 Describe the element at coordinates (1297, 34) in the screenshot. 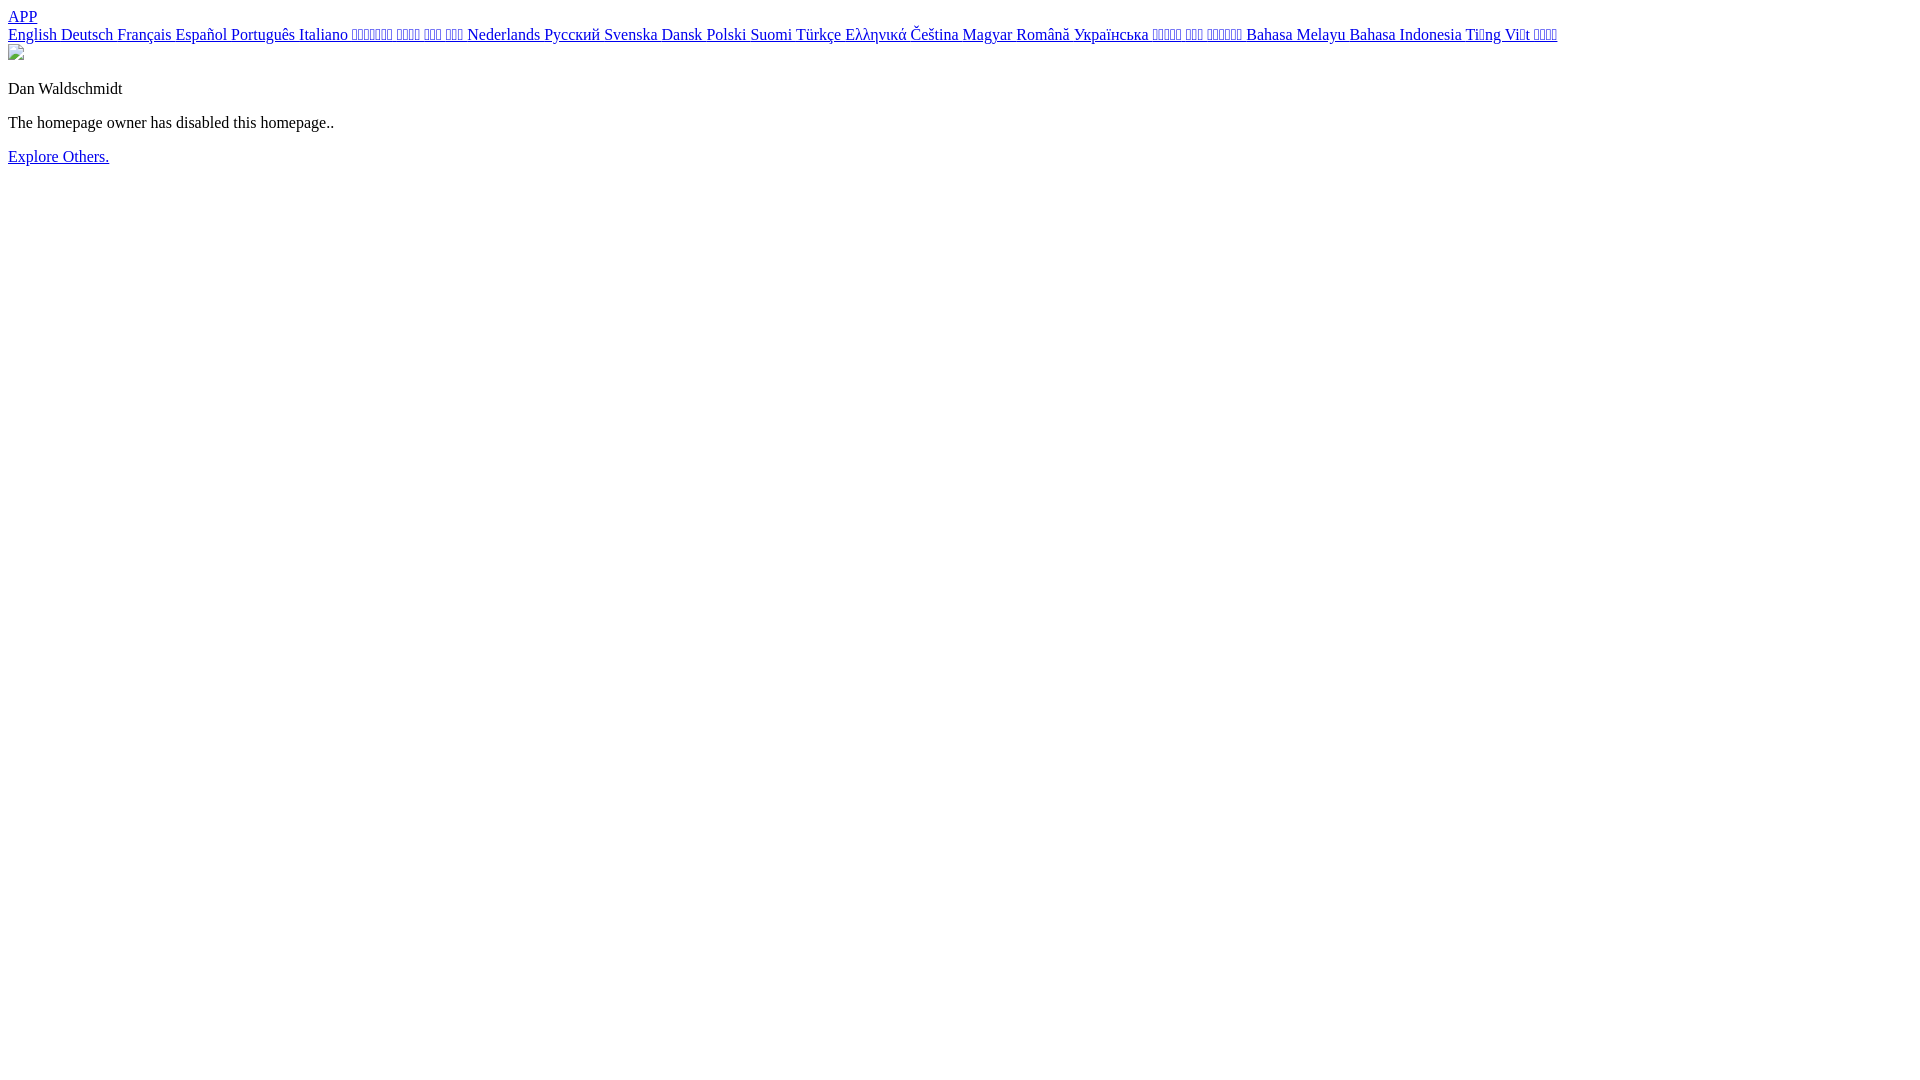

I see `'Bahasa Melayu'` at that location.